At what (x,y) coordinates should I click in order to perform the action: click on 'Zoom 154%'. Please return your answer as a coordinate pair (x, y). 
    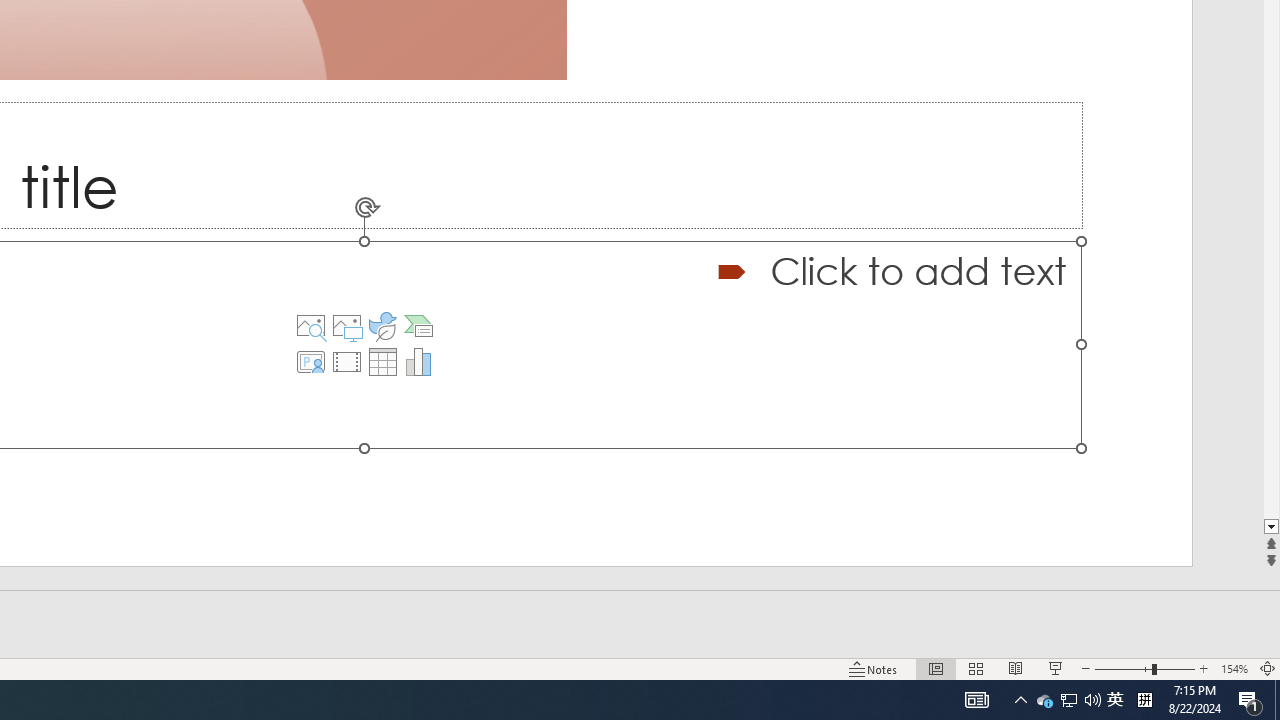
    Looking at the image, I should click on (1233, 669).